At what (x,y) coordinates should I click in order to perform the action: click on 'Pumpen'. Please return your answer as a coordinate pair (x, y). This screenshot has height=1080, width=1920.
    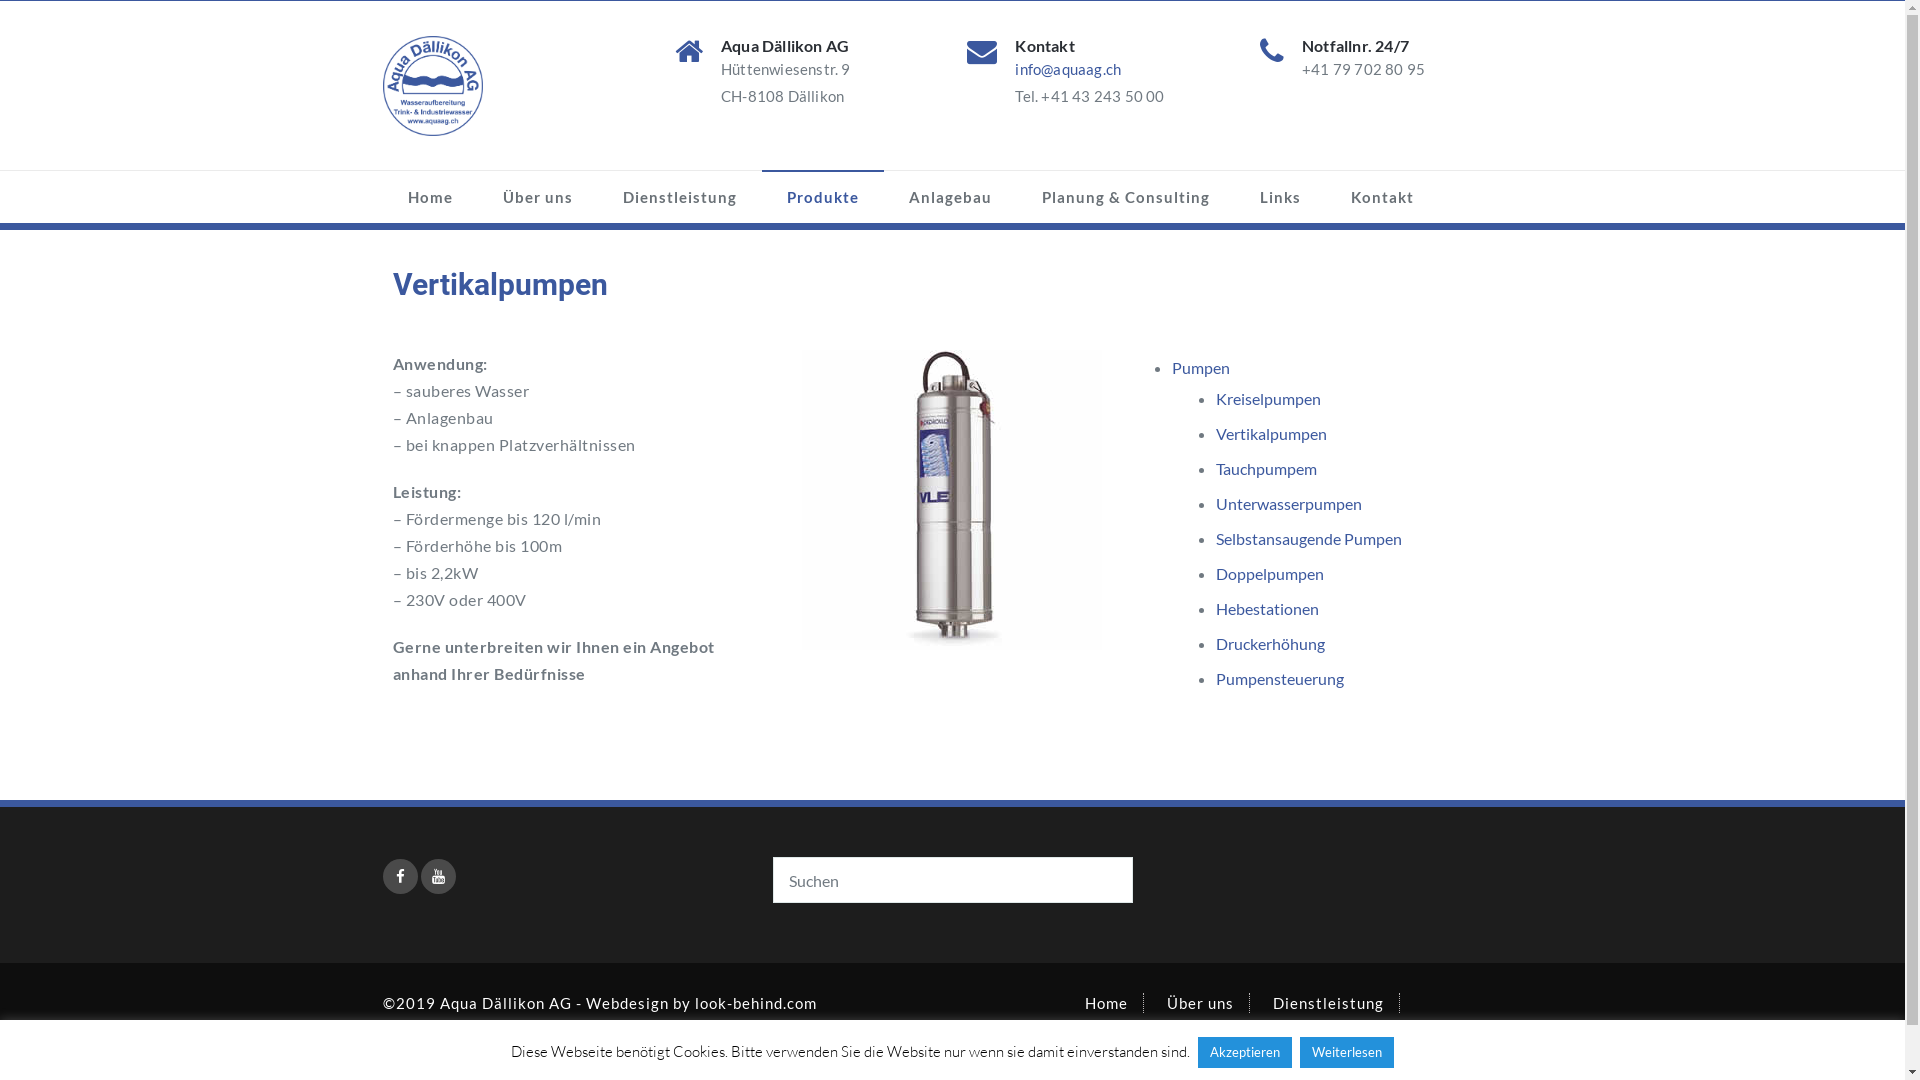
    Looking at the image, I should click on (1200, 367).